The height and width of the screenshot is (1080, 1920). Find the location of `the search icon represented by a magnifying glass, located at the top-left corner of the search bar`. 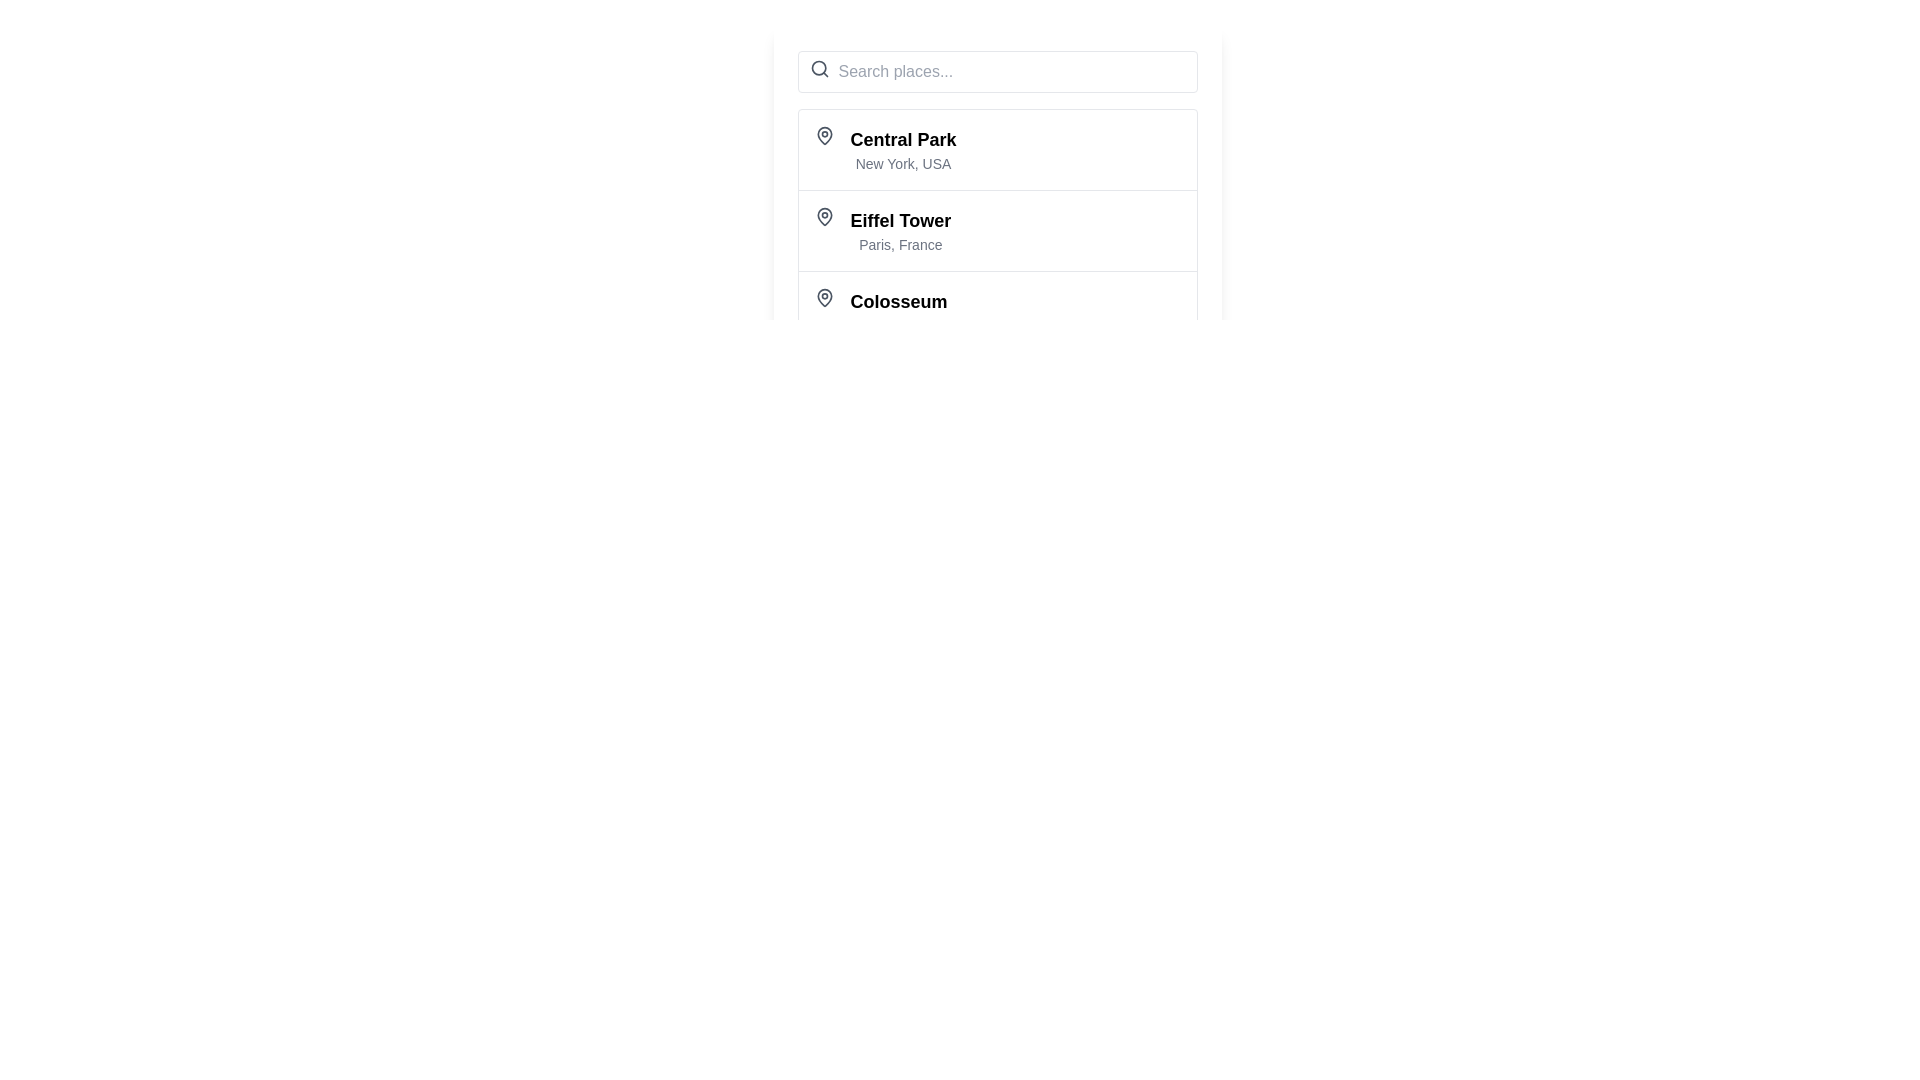

the search icon represented by a magnifying glass, located at the top-left corner of the search bar is located at coordinates (819, 68).